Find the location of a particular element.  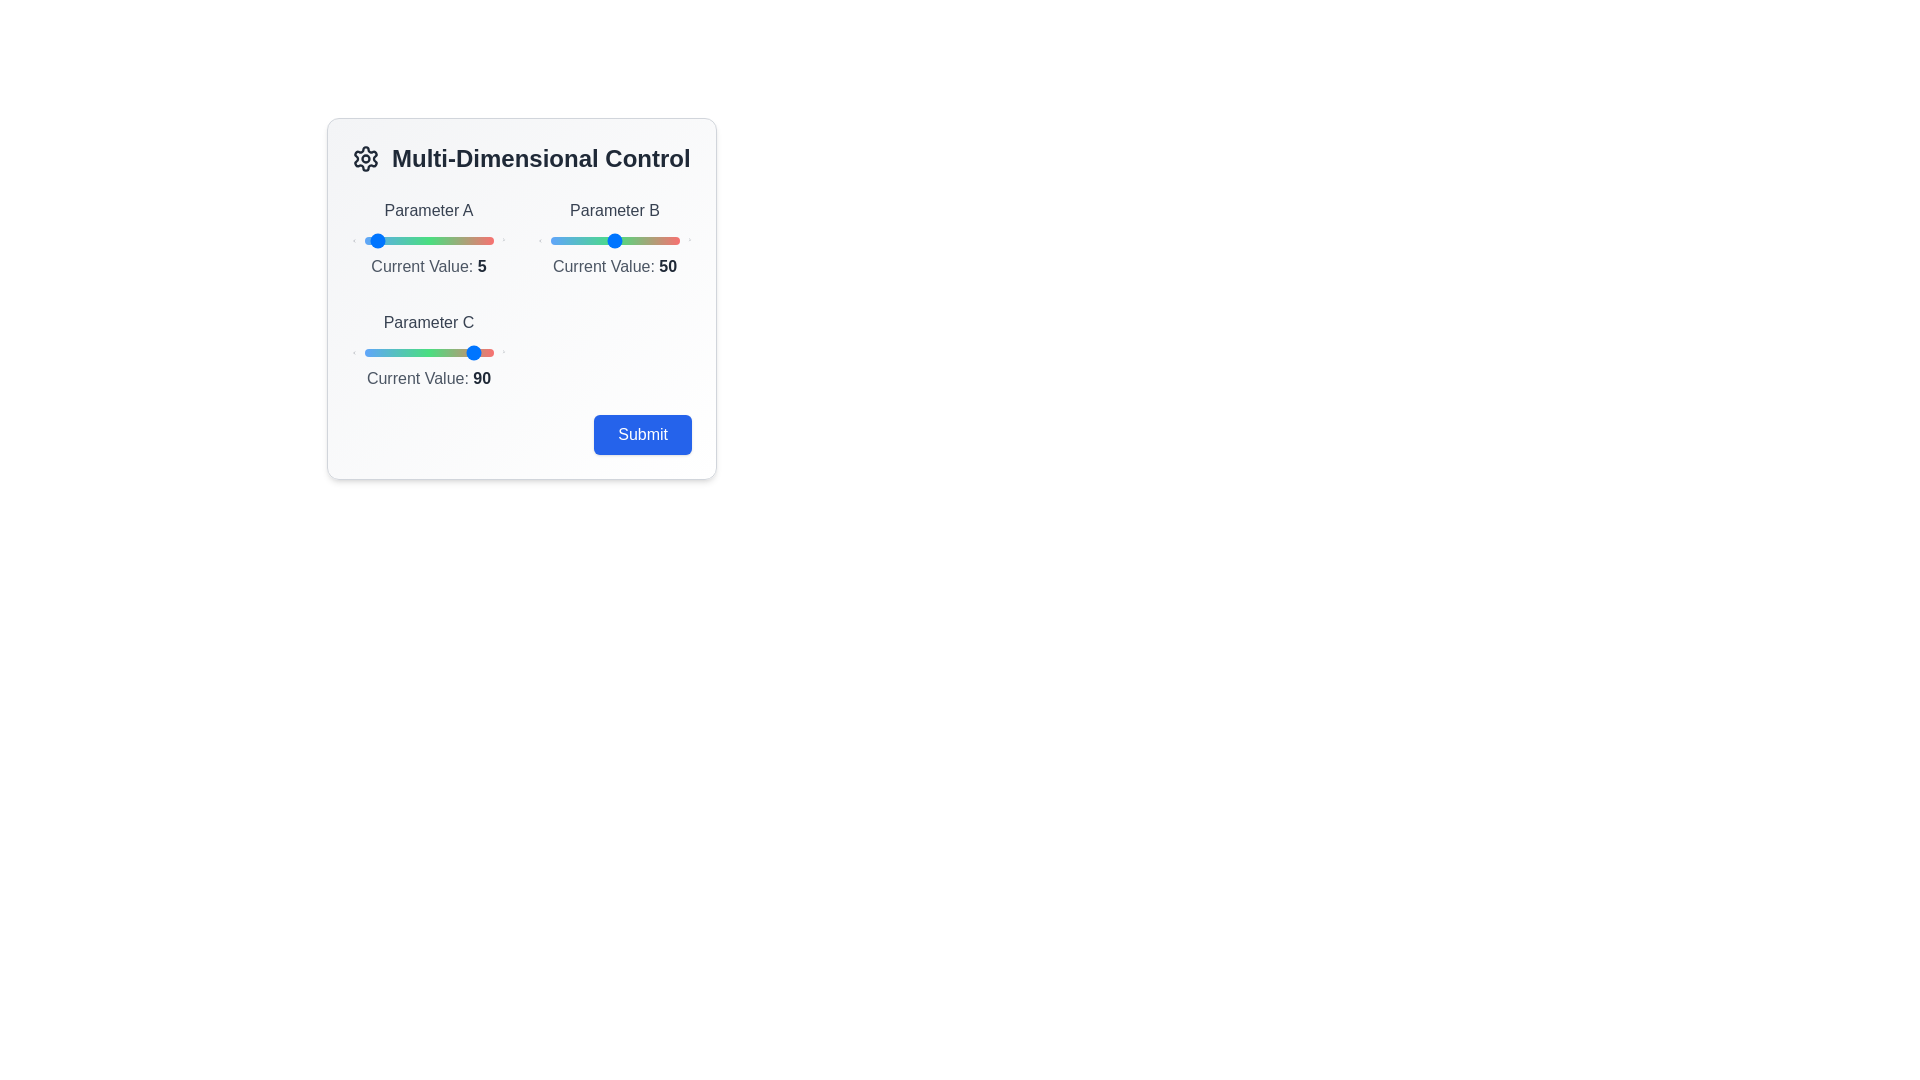

the settings icon to interact with the component's title and icon is located at coordinates (365, 157).